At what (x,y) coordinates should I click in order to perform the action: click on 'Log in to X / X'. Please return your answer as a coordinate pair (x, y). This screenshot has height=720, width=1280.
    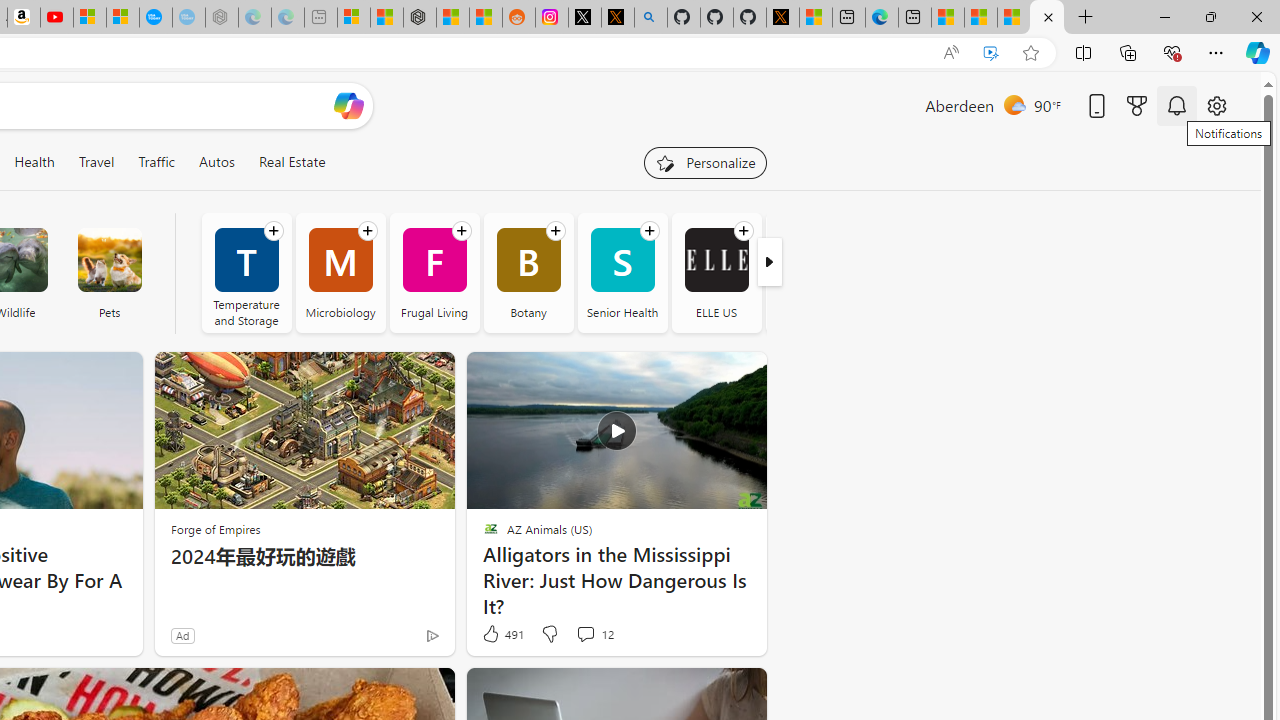
    Looking at the image, I should click on (584, 17).